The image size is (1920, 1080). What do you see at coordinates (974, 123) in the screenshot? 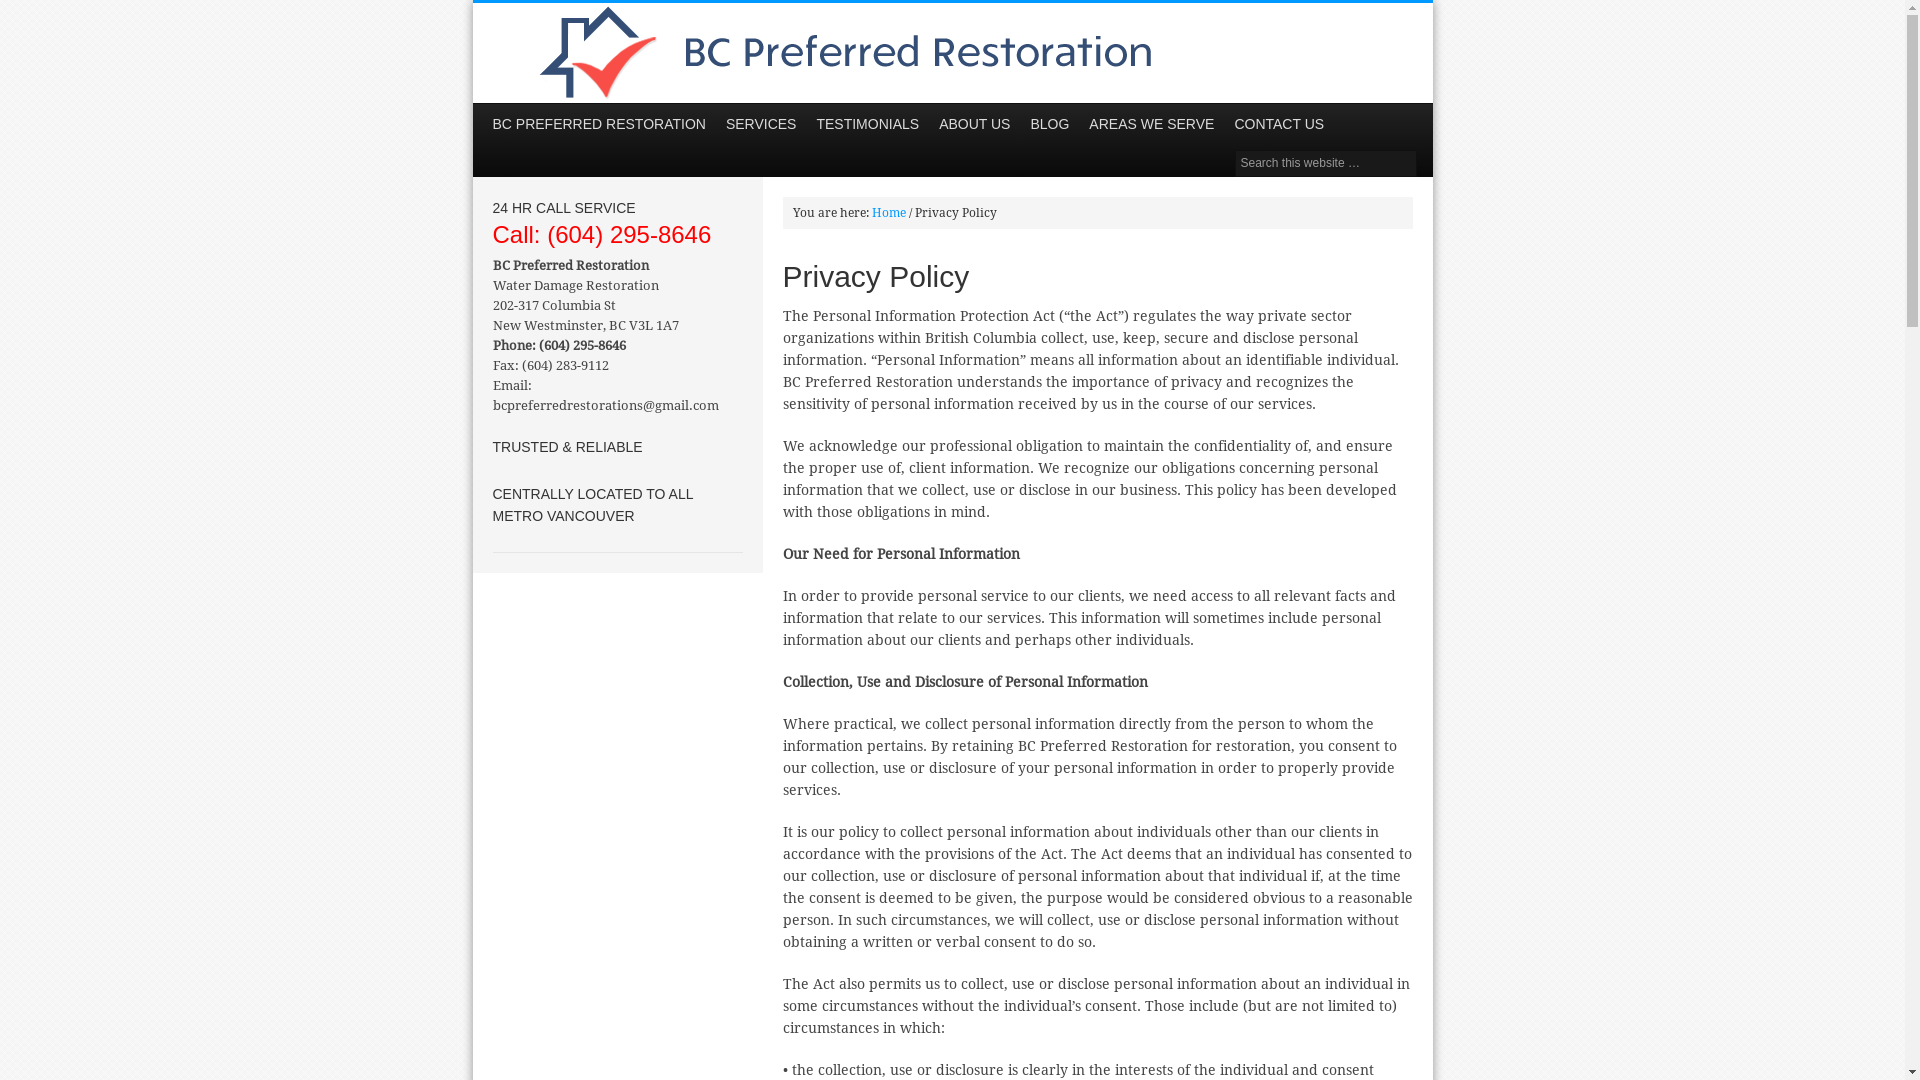
I see `'ABOUT US'` at bounding box center [974, 123].